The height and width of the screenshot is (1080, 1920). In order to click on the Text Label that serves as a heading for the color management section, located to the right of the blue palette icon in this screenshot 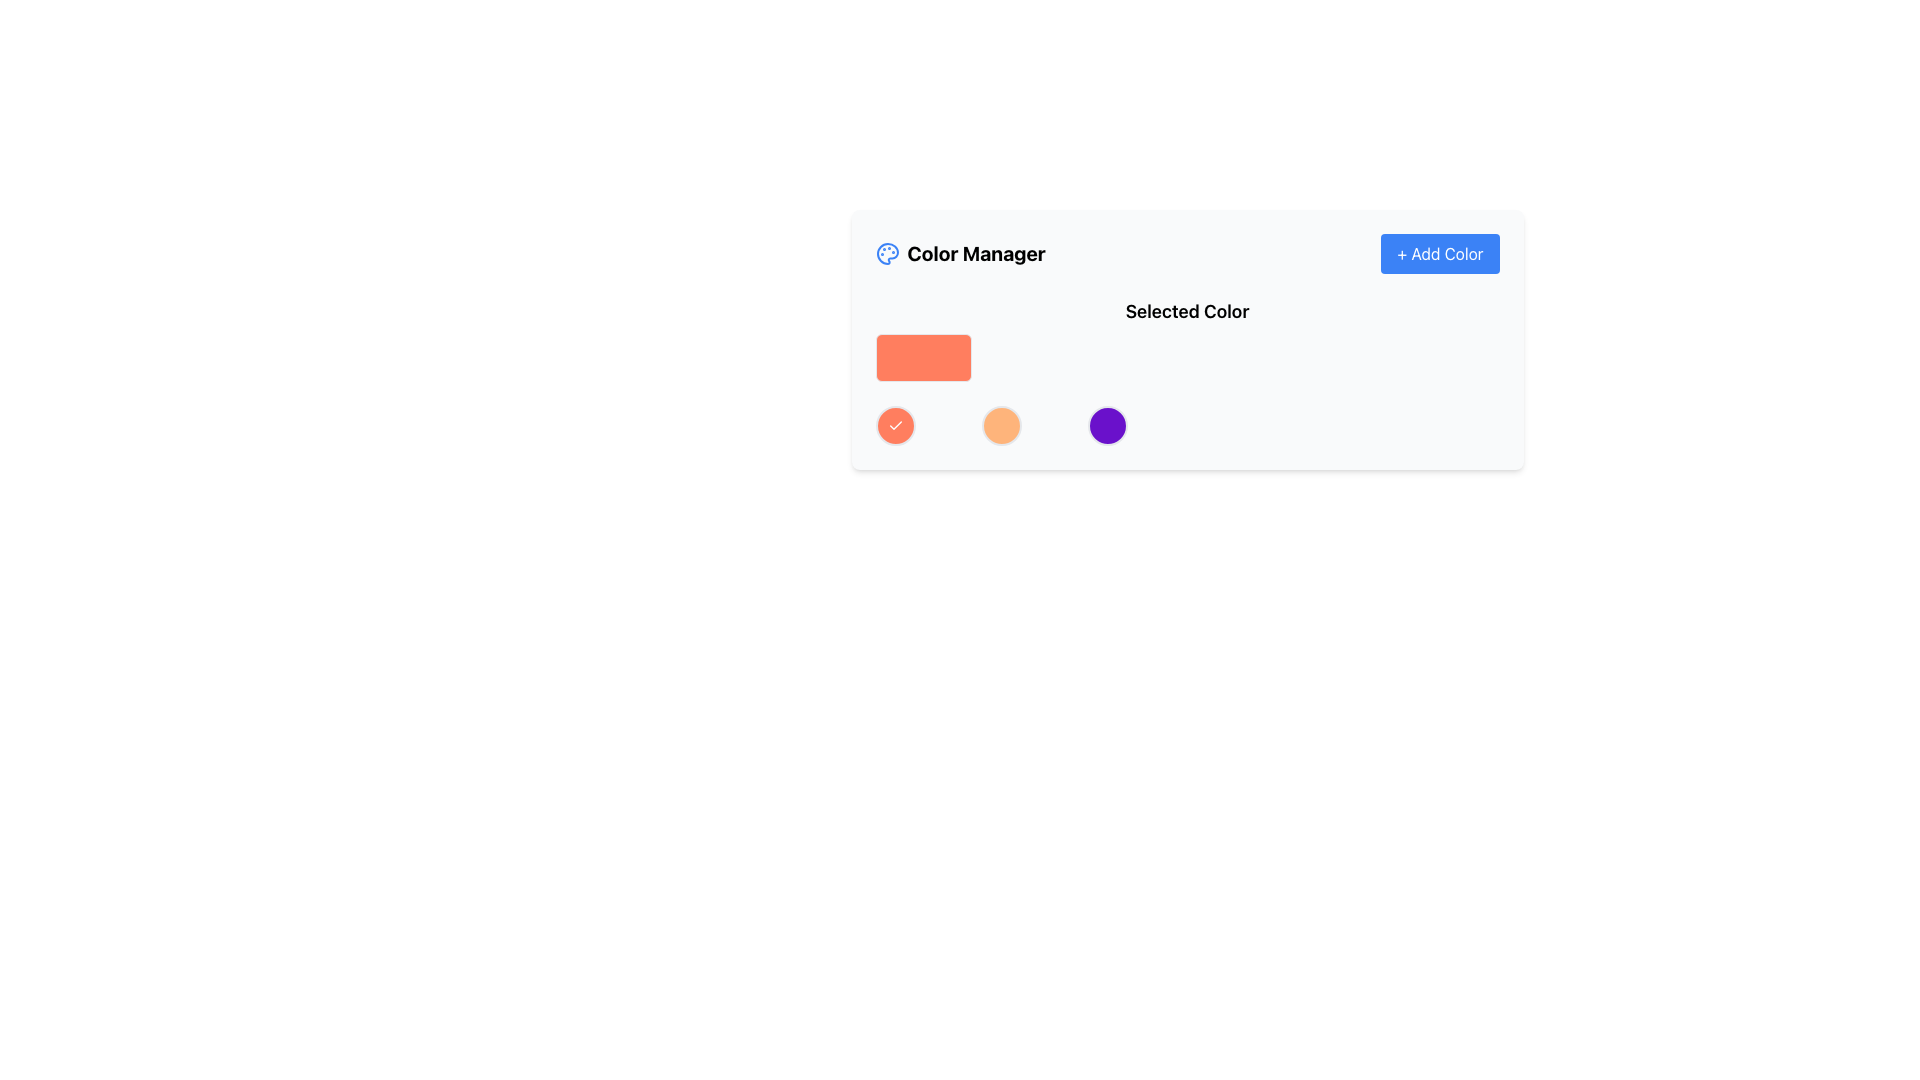, I will do `click(976, 253)`.